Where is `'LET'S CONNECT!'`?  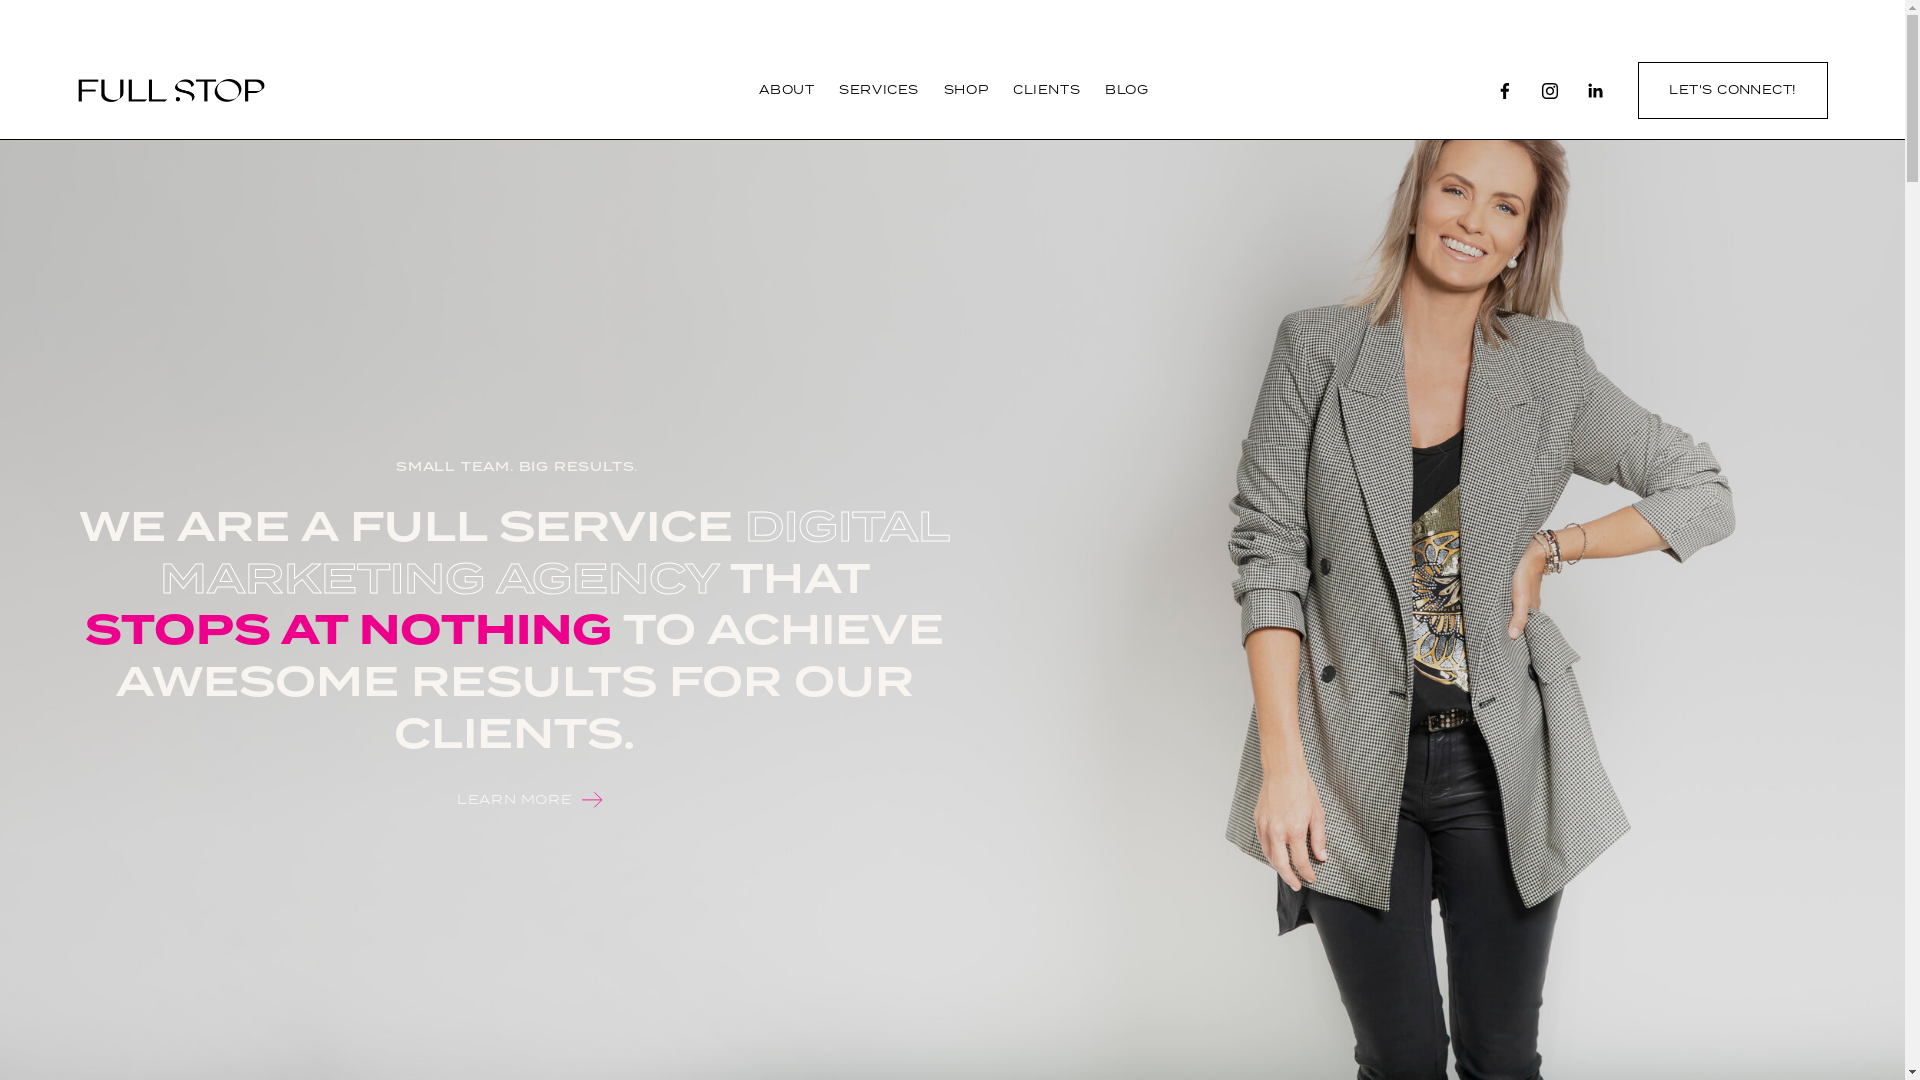 'LET'S CONNECT!' is located at coordinates (1731, 90).